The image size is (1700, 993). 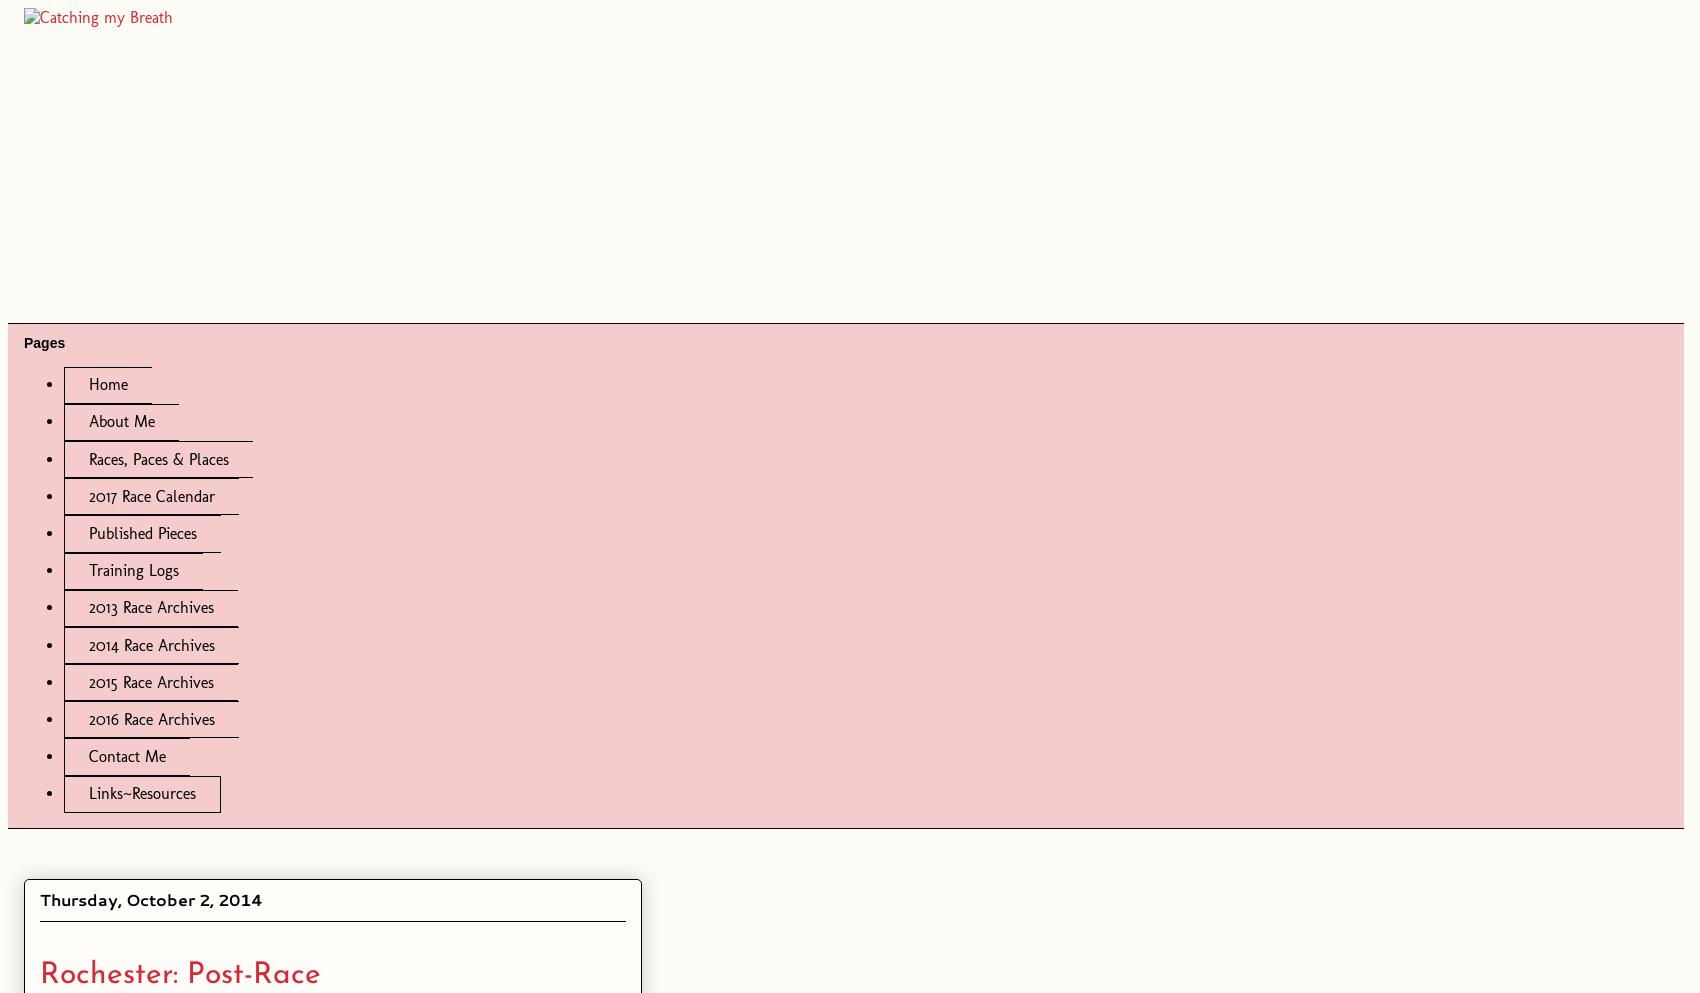 I want to click on 'Pages', so click(x=44, y=340).